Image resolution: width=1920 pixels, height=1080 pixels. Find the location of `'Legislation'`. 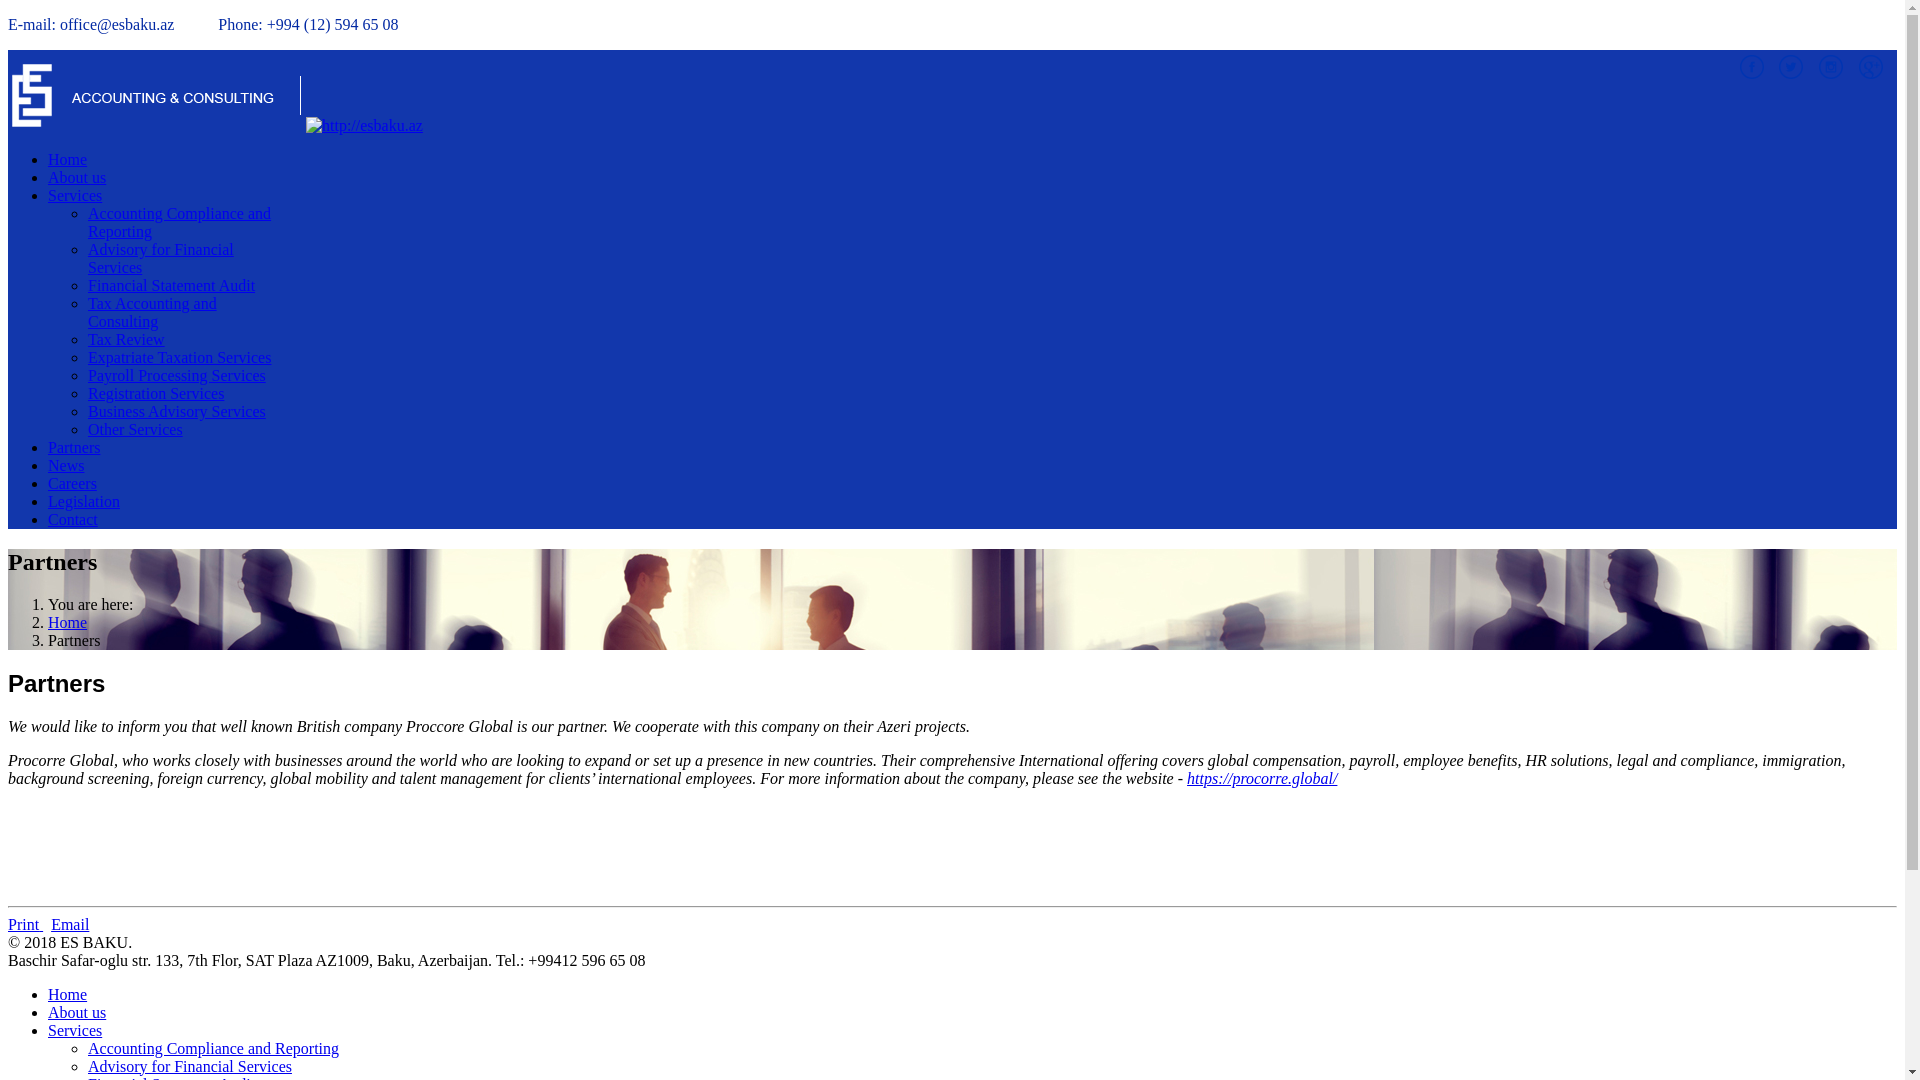

'Legislation' is located at coordinates (82, 500).